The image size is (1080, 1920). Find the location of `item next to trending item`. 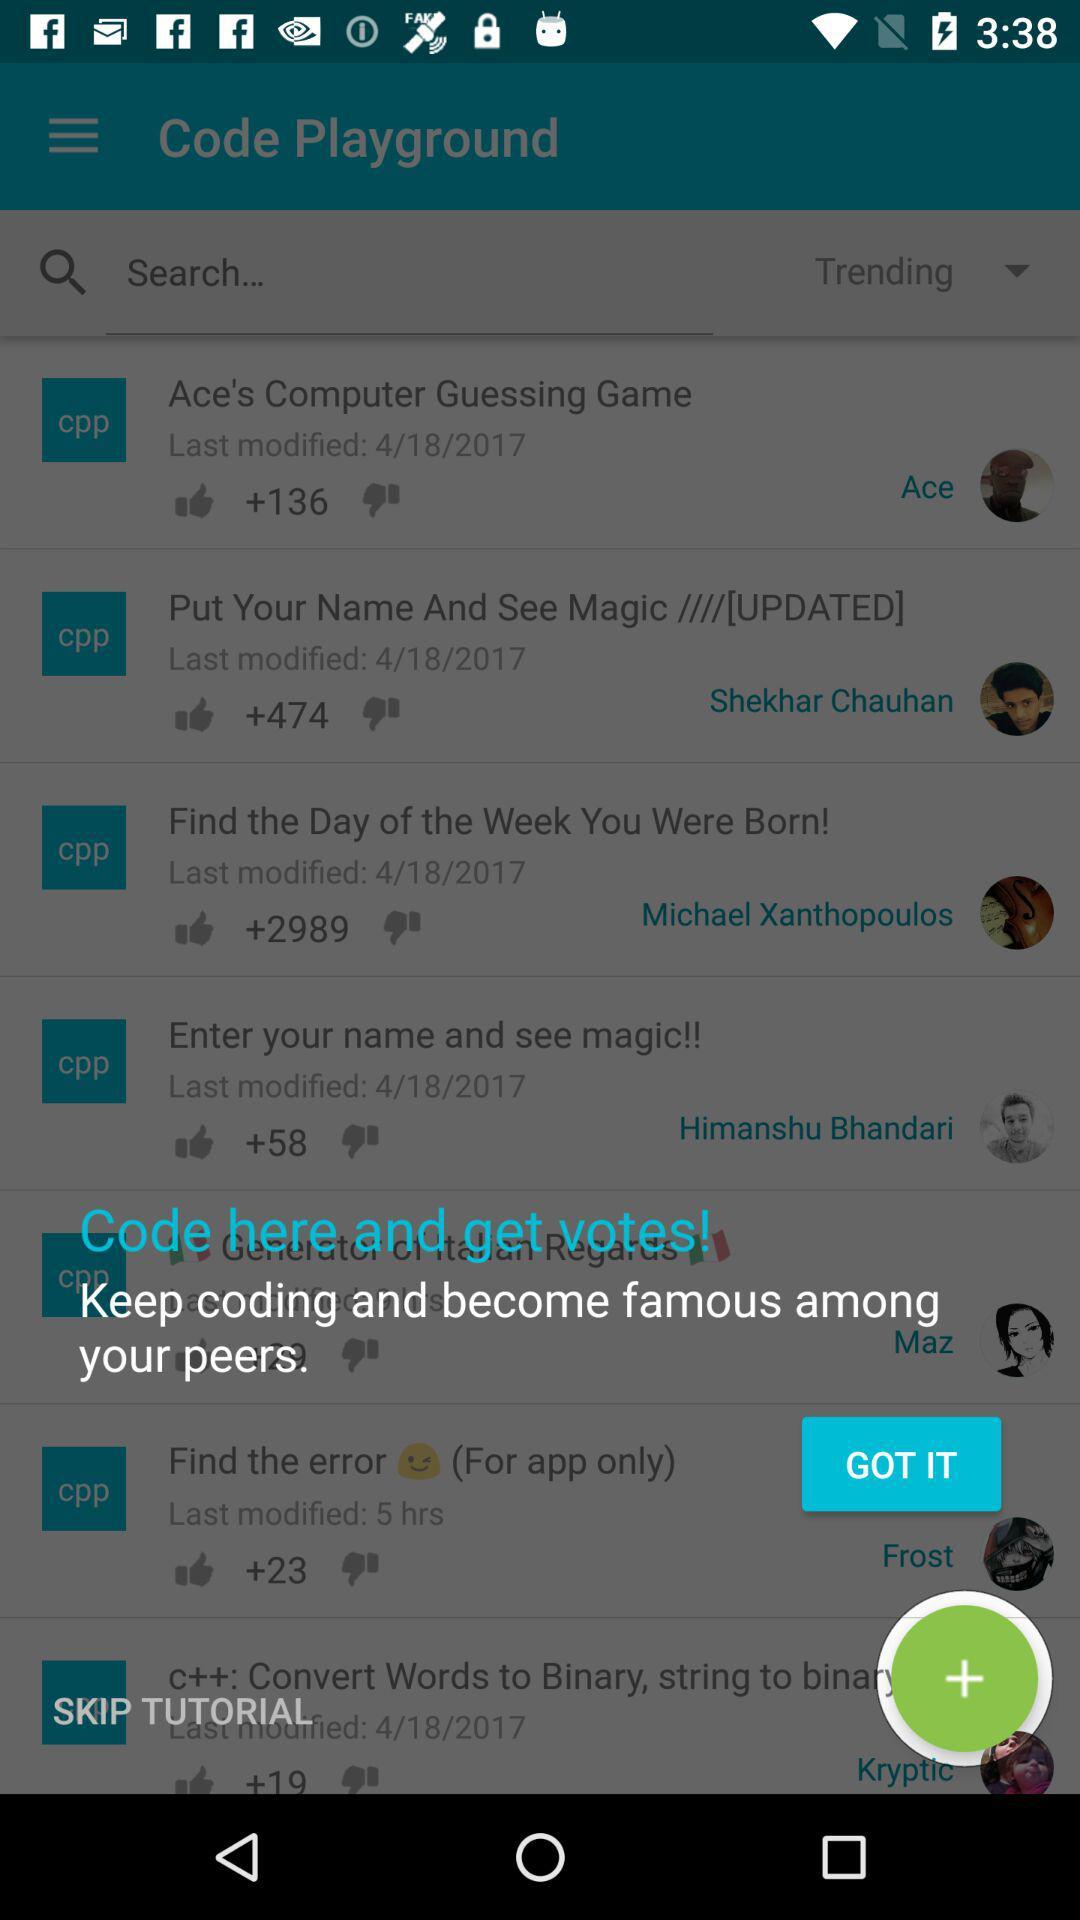

item next to trending item is located at coordinates (408, 270).